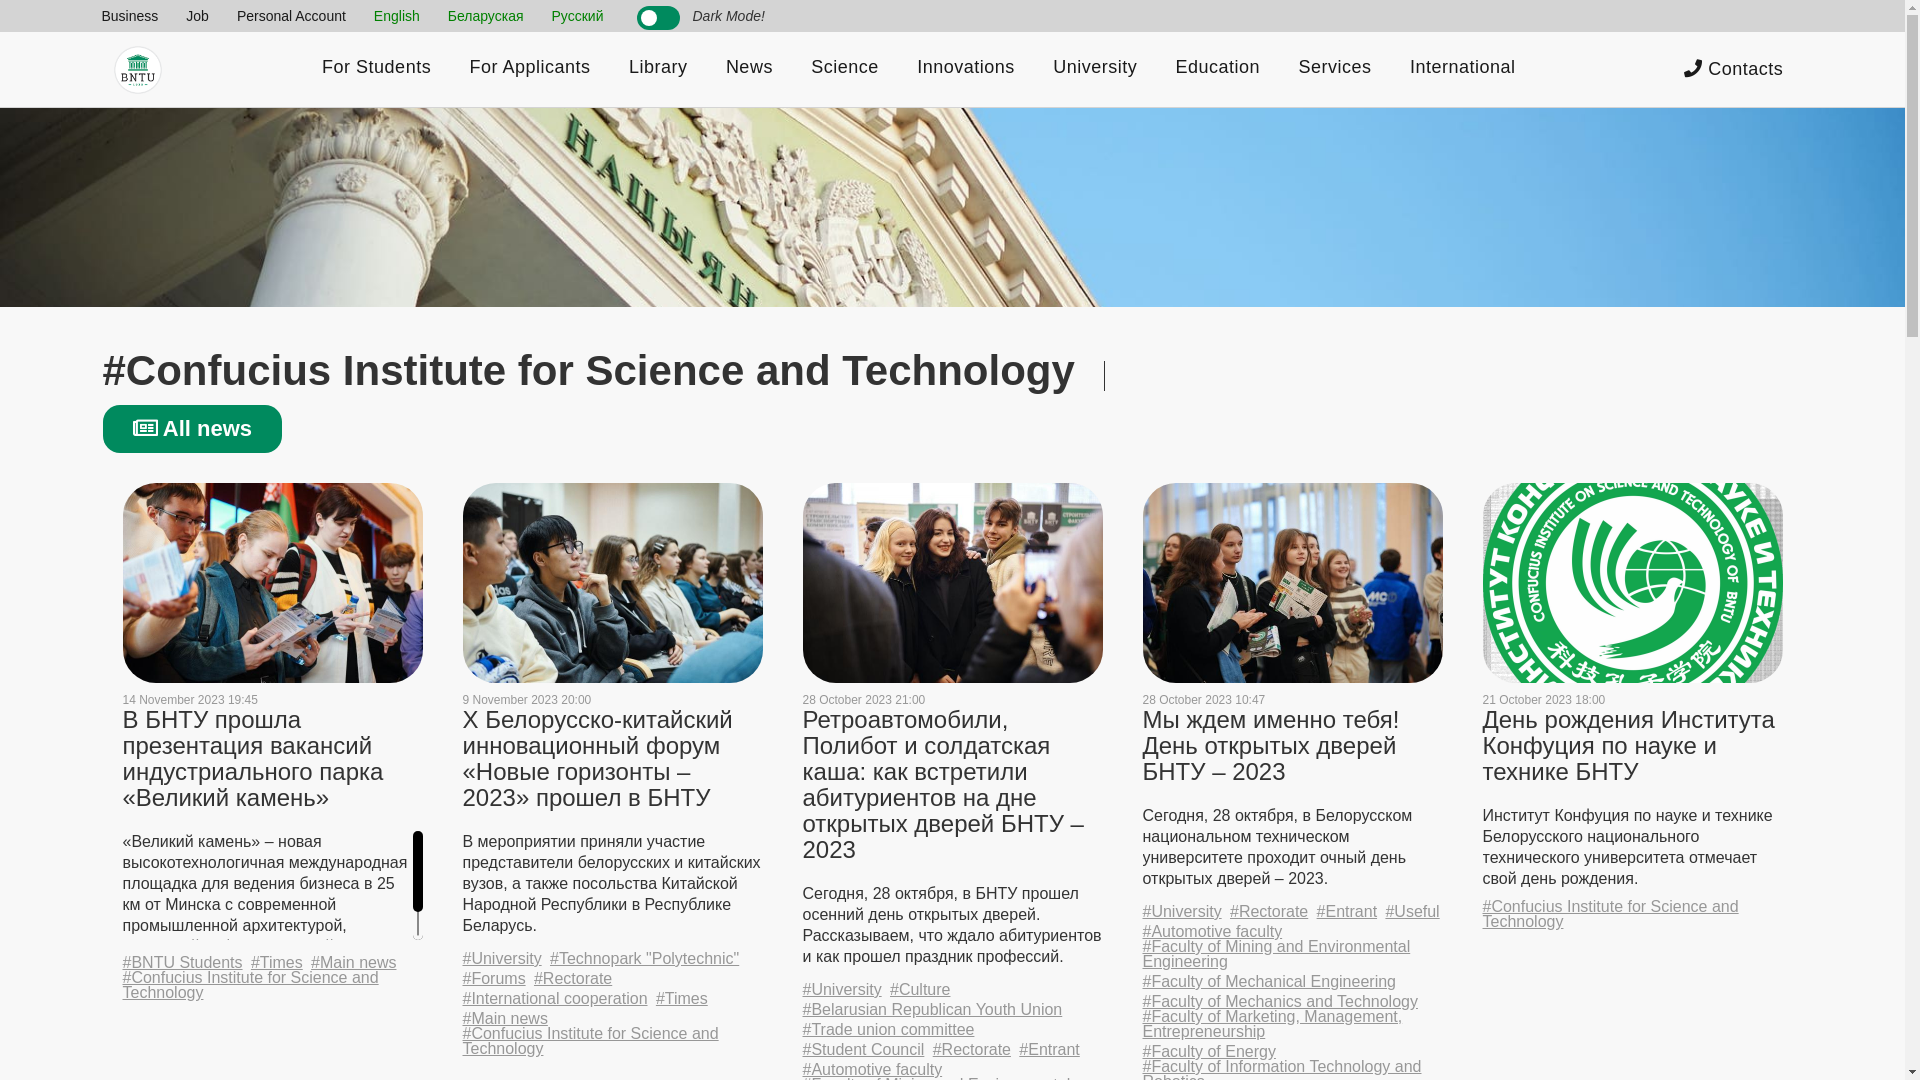 The height and width of the screenshot is (1080, 1920). Describe the element at coordinates (290, 15) in the screenshot. I see `'Personal Account'` at that location.